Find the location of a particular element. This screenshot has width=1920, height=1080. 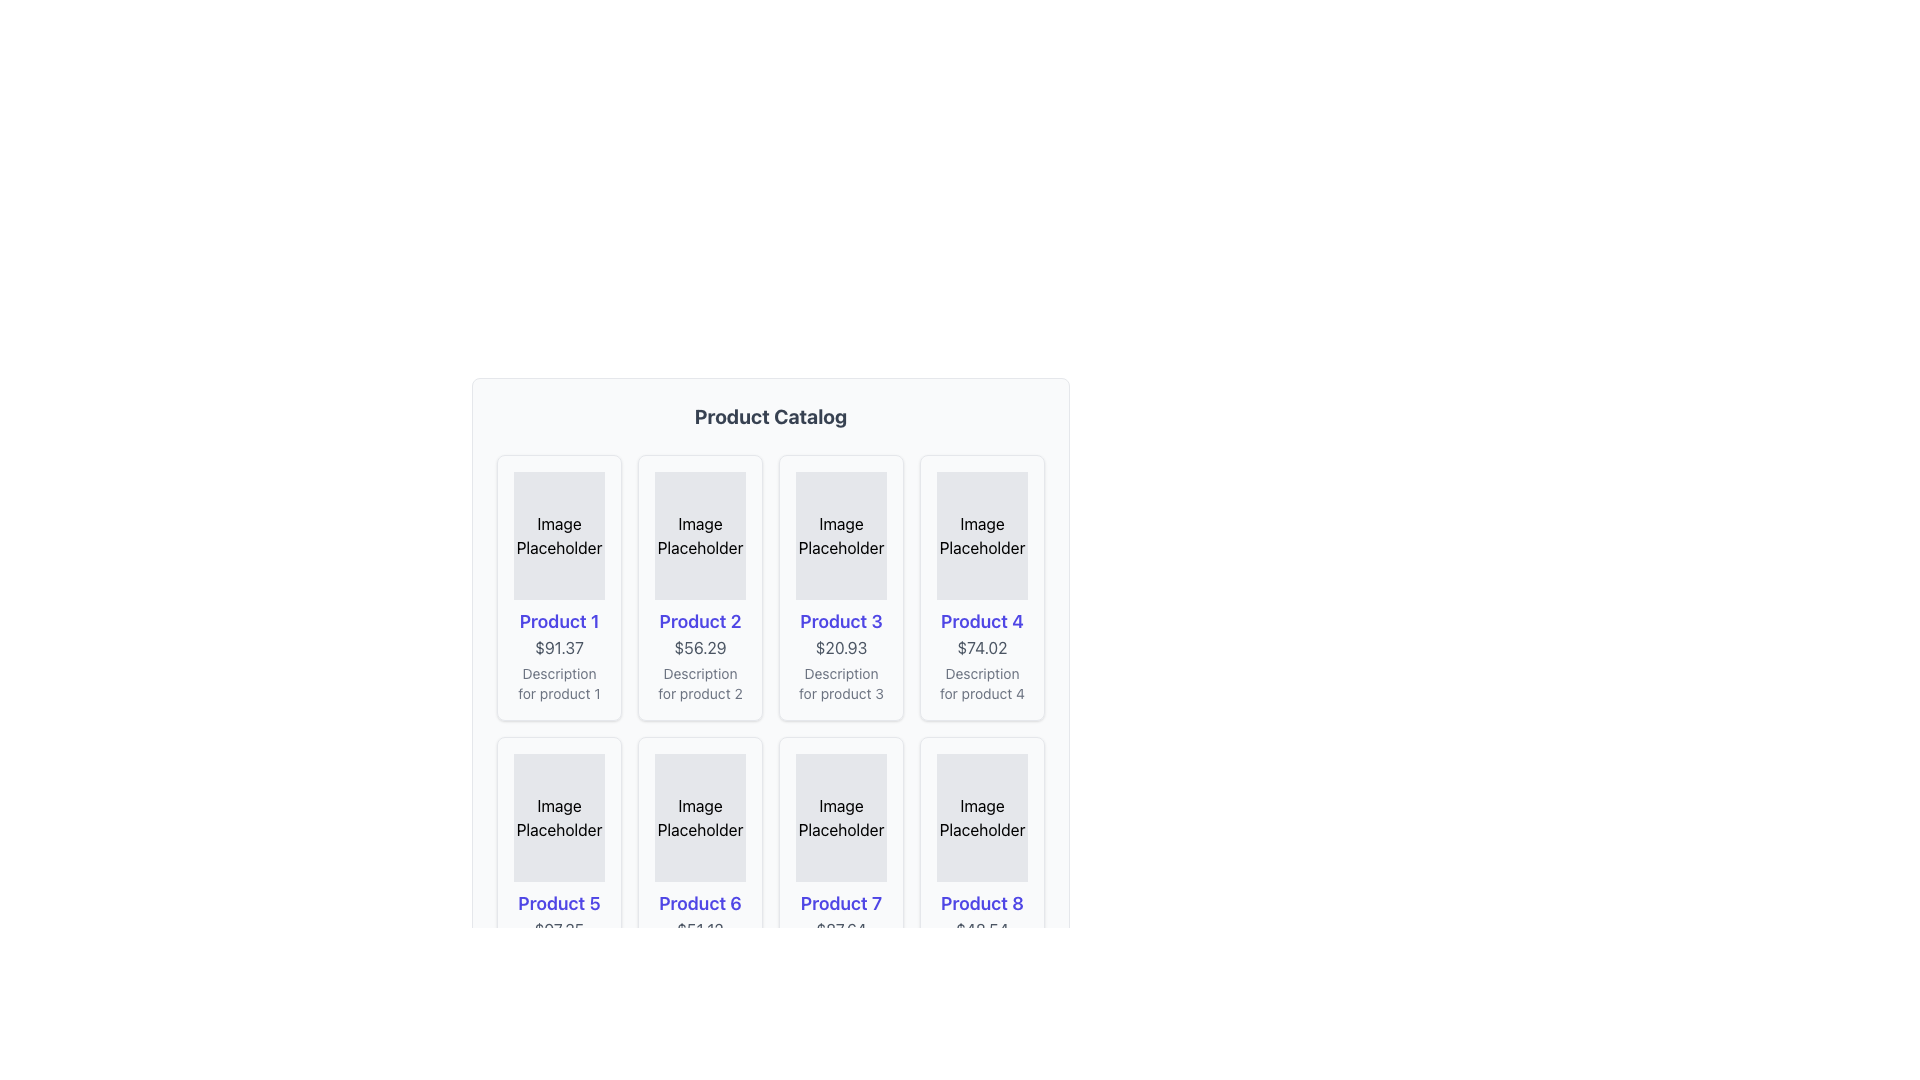

the Text Label displaying the product name, located below the placeholder image and above the price text '$51.12' in the card layout is located at coordinates (700, 903).